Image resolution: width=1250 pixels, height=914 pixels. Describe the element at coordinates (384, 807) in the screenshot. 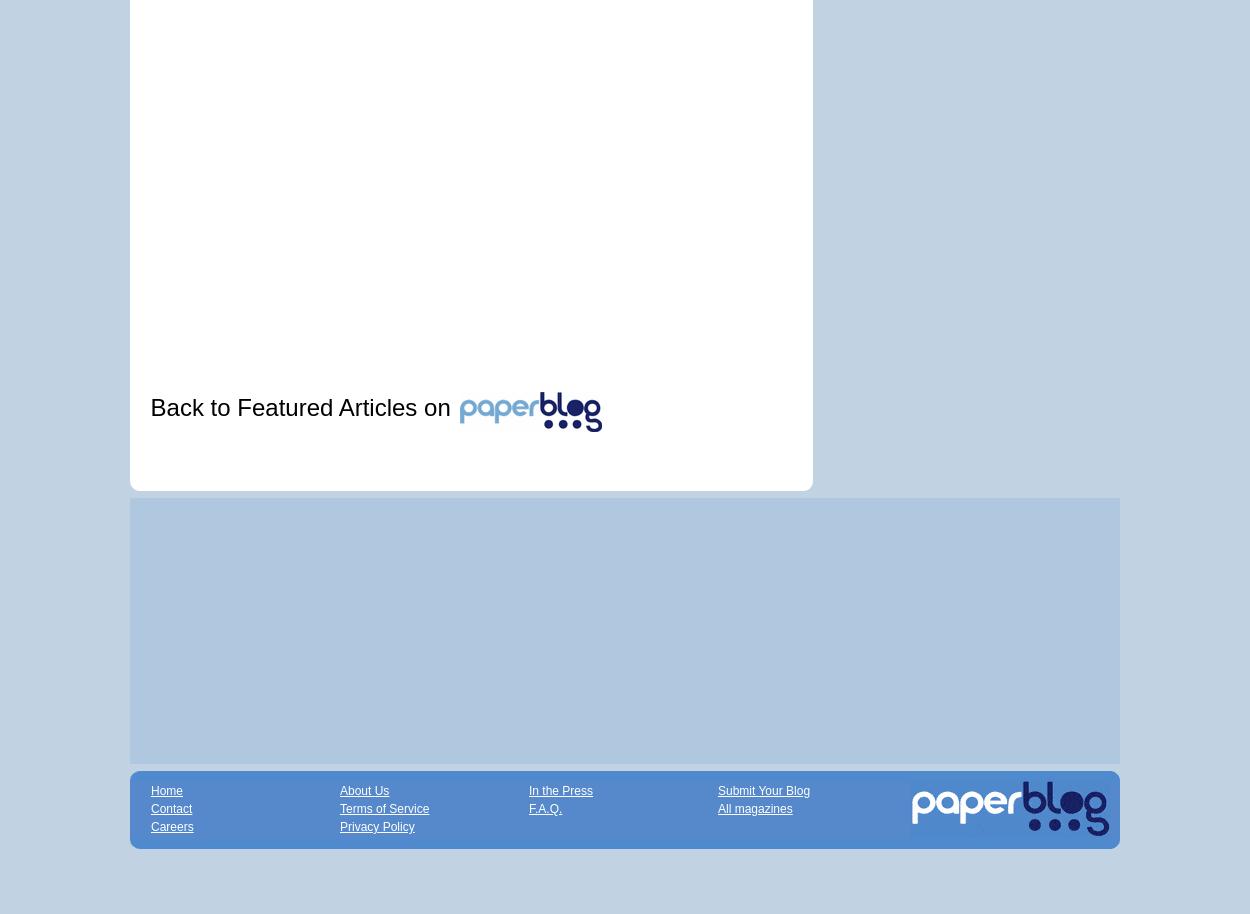

I see `'Terms of Service'` at that location.